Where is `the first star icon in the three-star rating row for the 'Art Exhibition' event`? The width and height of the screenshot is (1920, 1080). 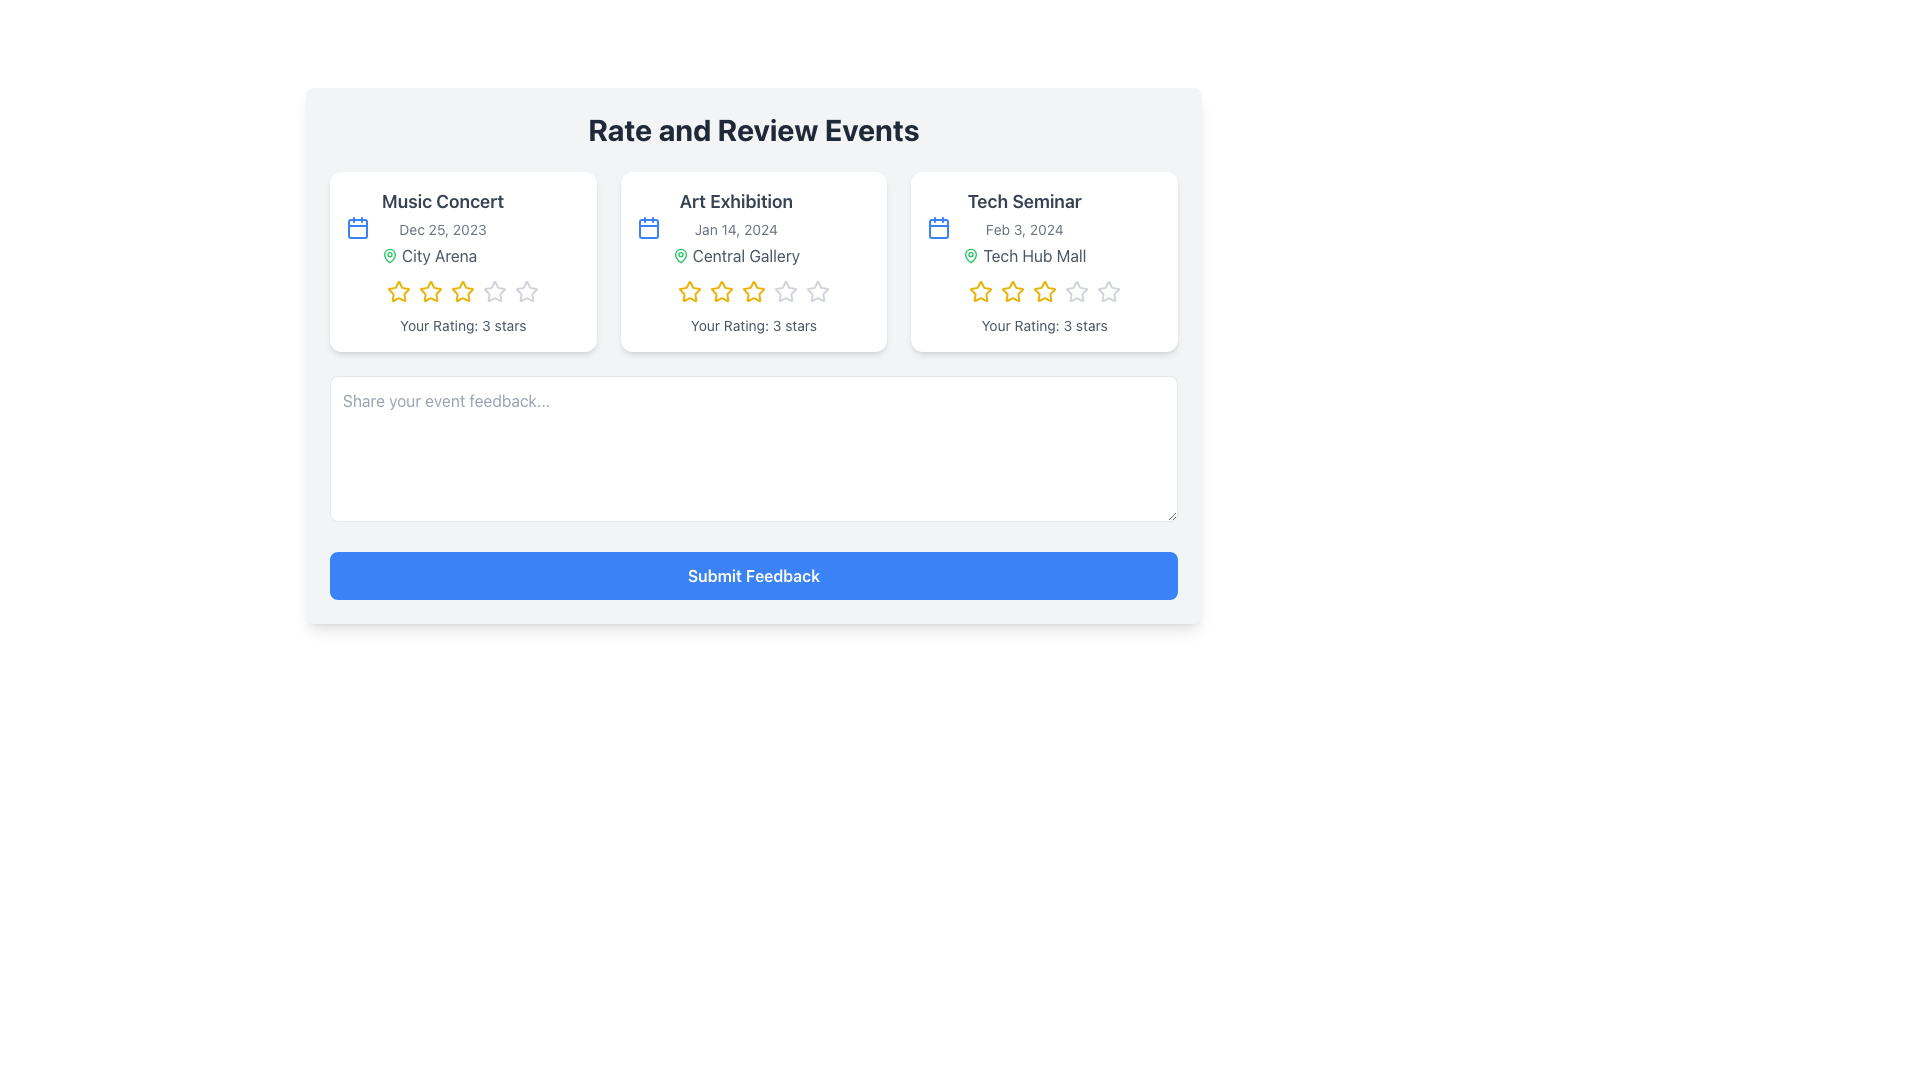
the first star icon in the three-star rating row for the 'Art Exhibition' event is located at coordinates (690, 291).